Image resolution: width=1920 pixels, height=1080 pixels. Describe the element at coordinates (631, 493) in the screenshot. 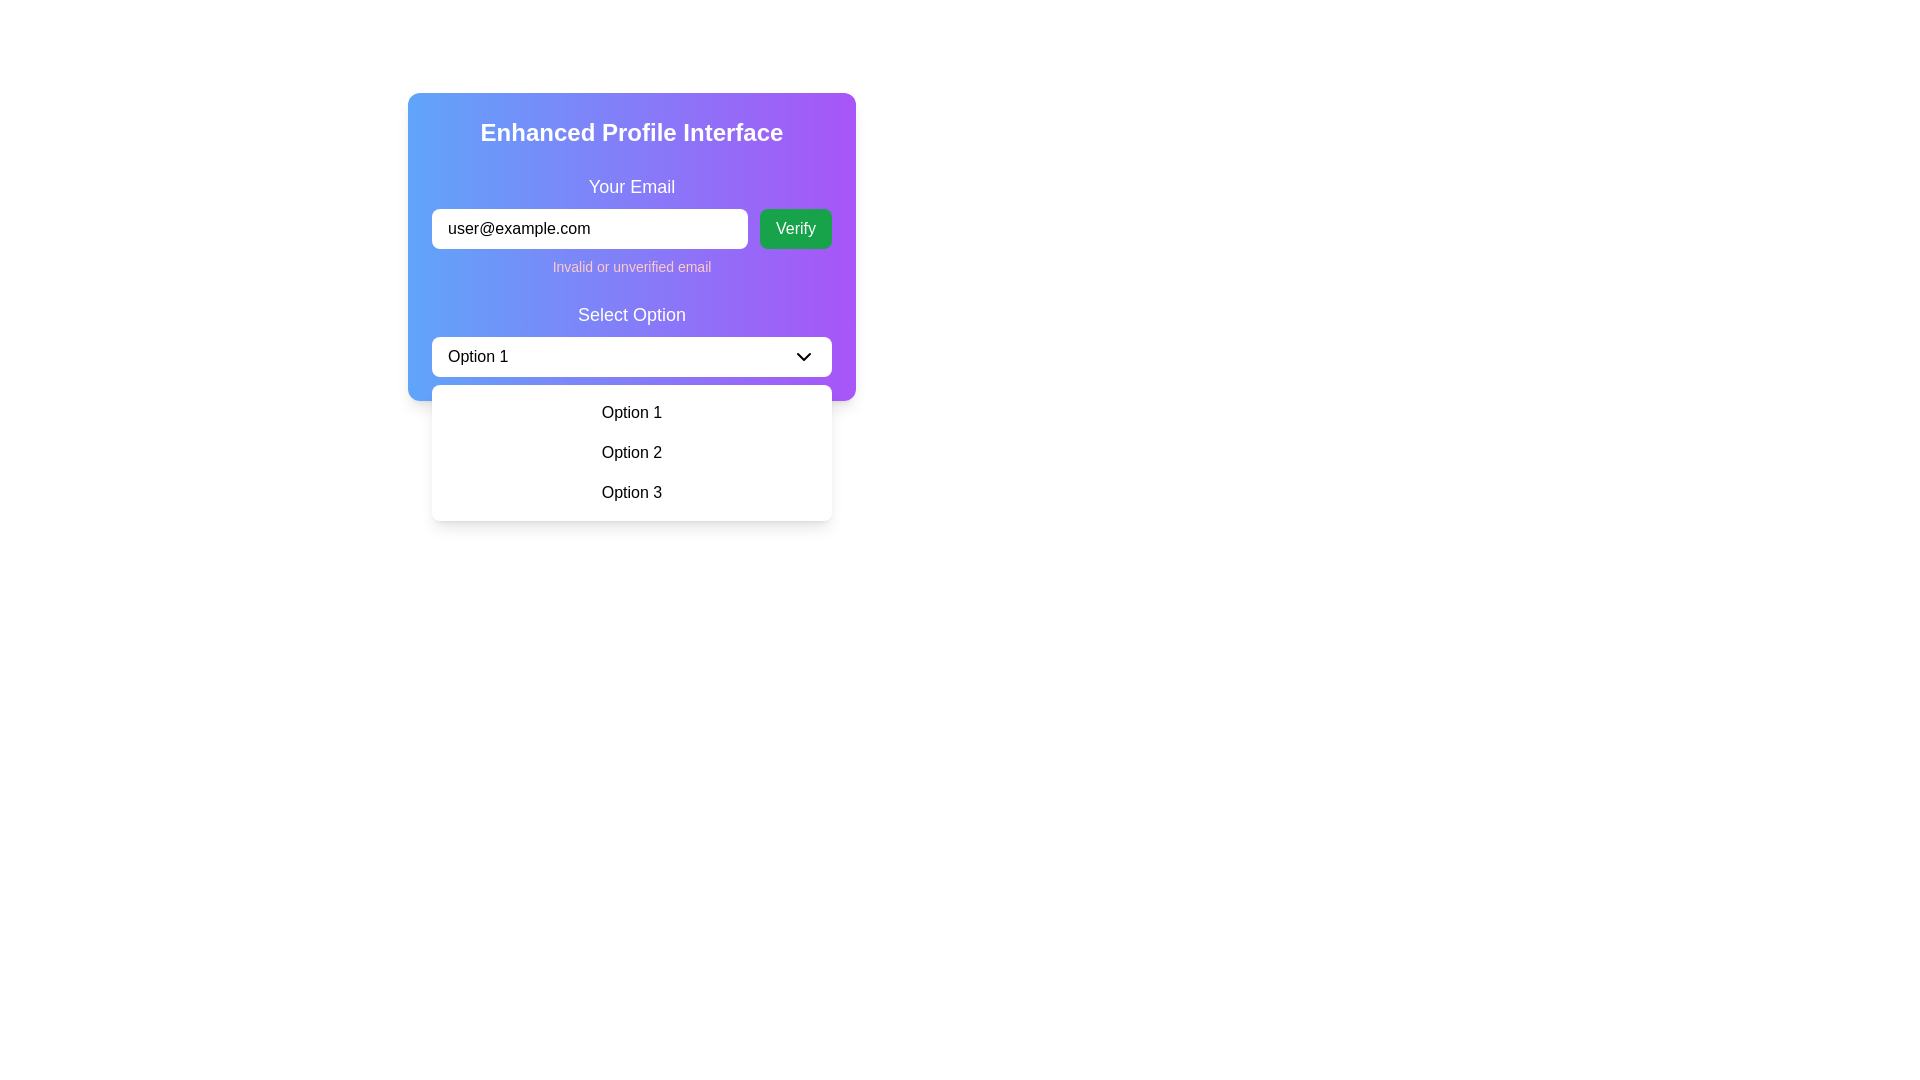

I see `the 'Option 3' element in the dropdown menu` at that location.